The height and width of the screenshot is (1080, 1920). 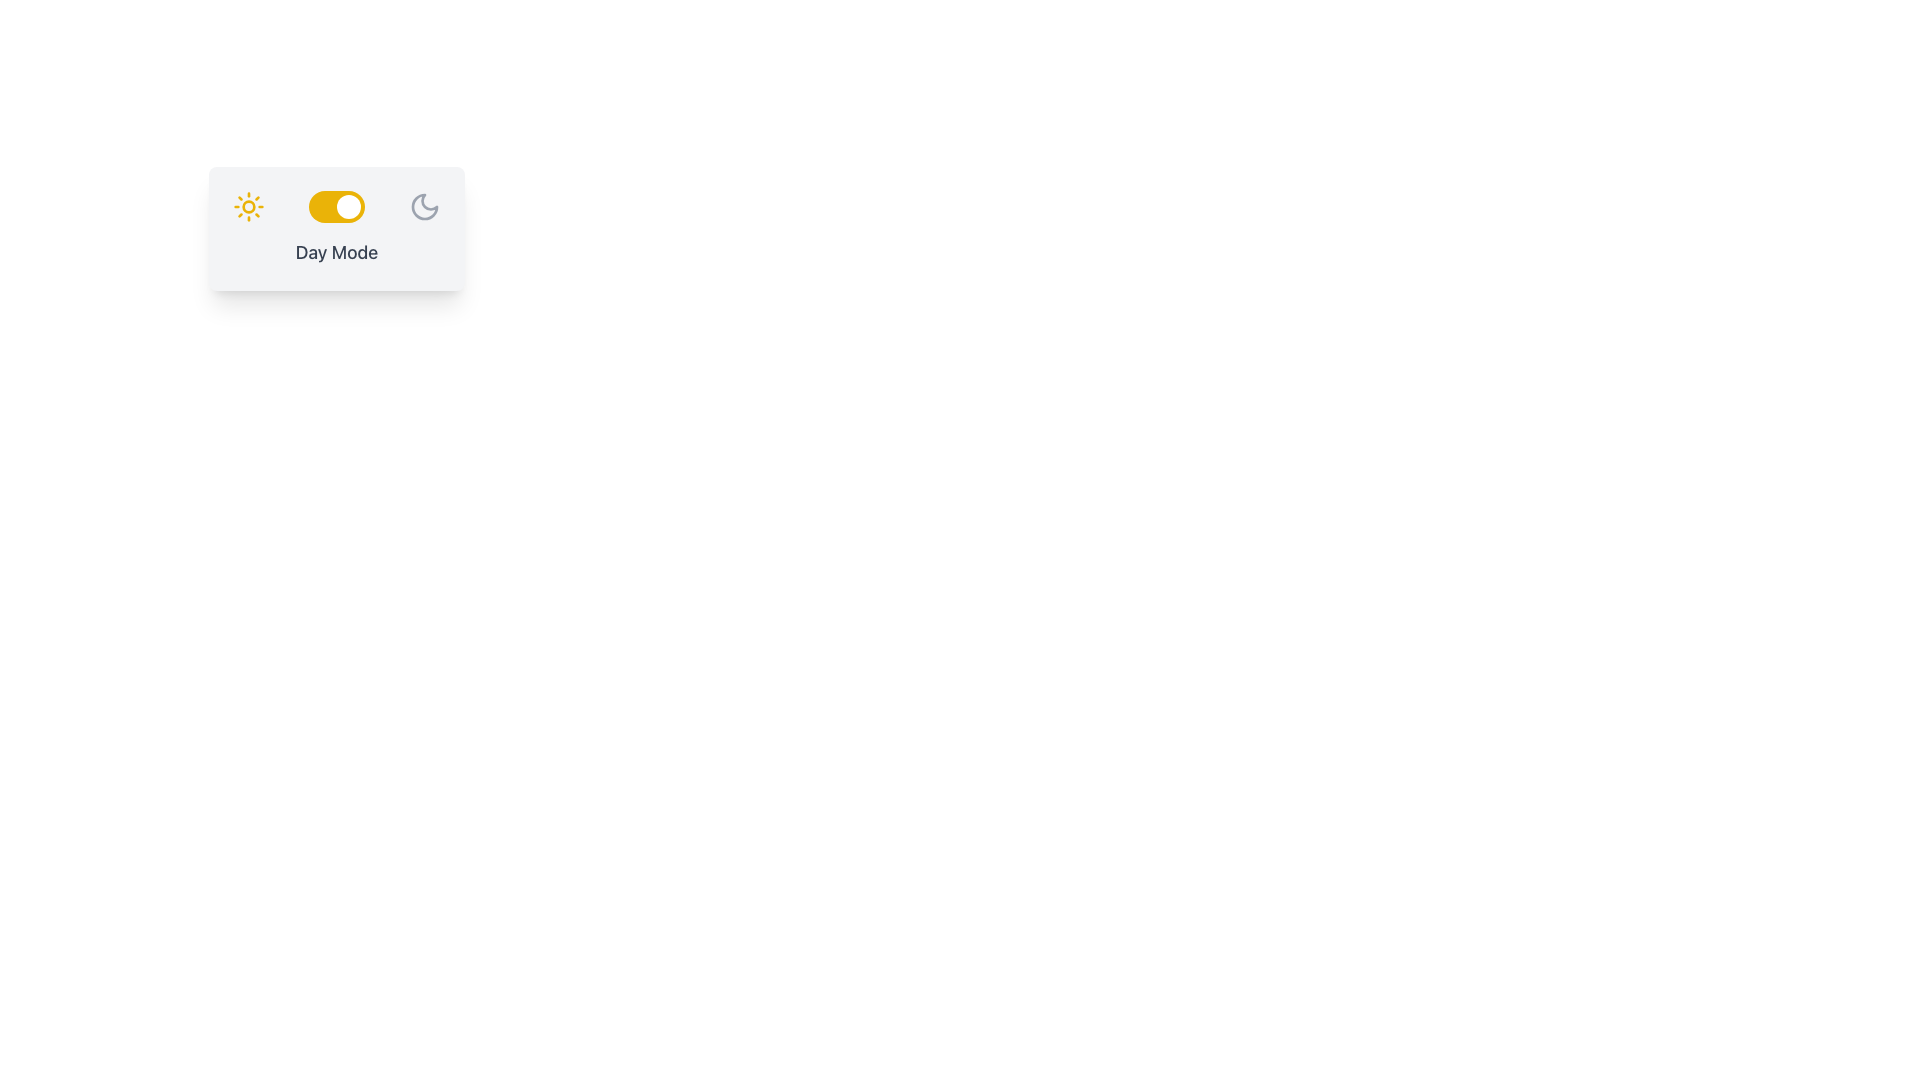 I want to click on the graphical representation of the daylight icon located at the leftmost side of the layout, which is part of a light/dark mode toggle, so click(x=248, y=207).